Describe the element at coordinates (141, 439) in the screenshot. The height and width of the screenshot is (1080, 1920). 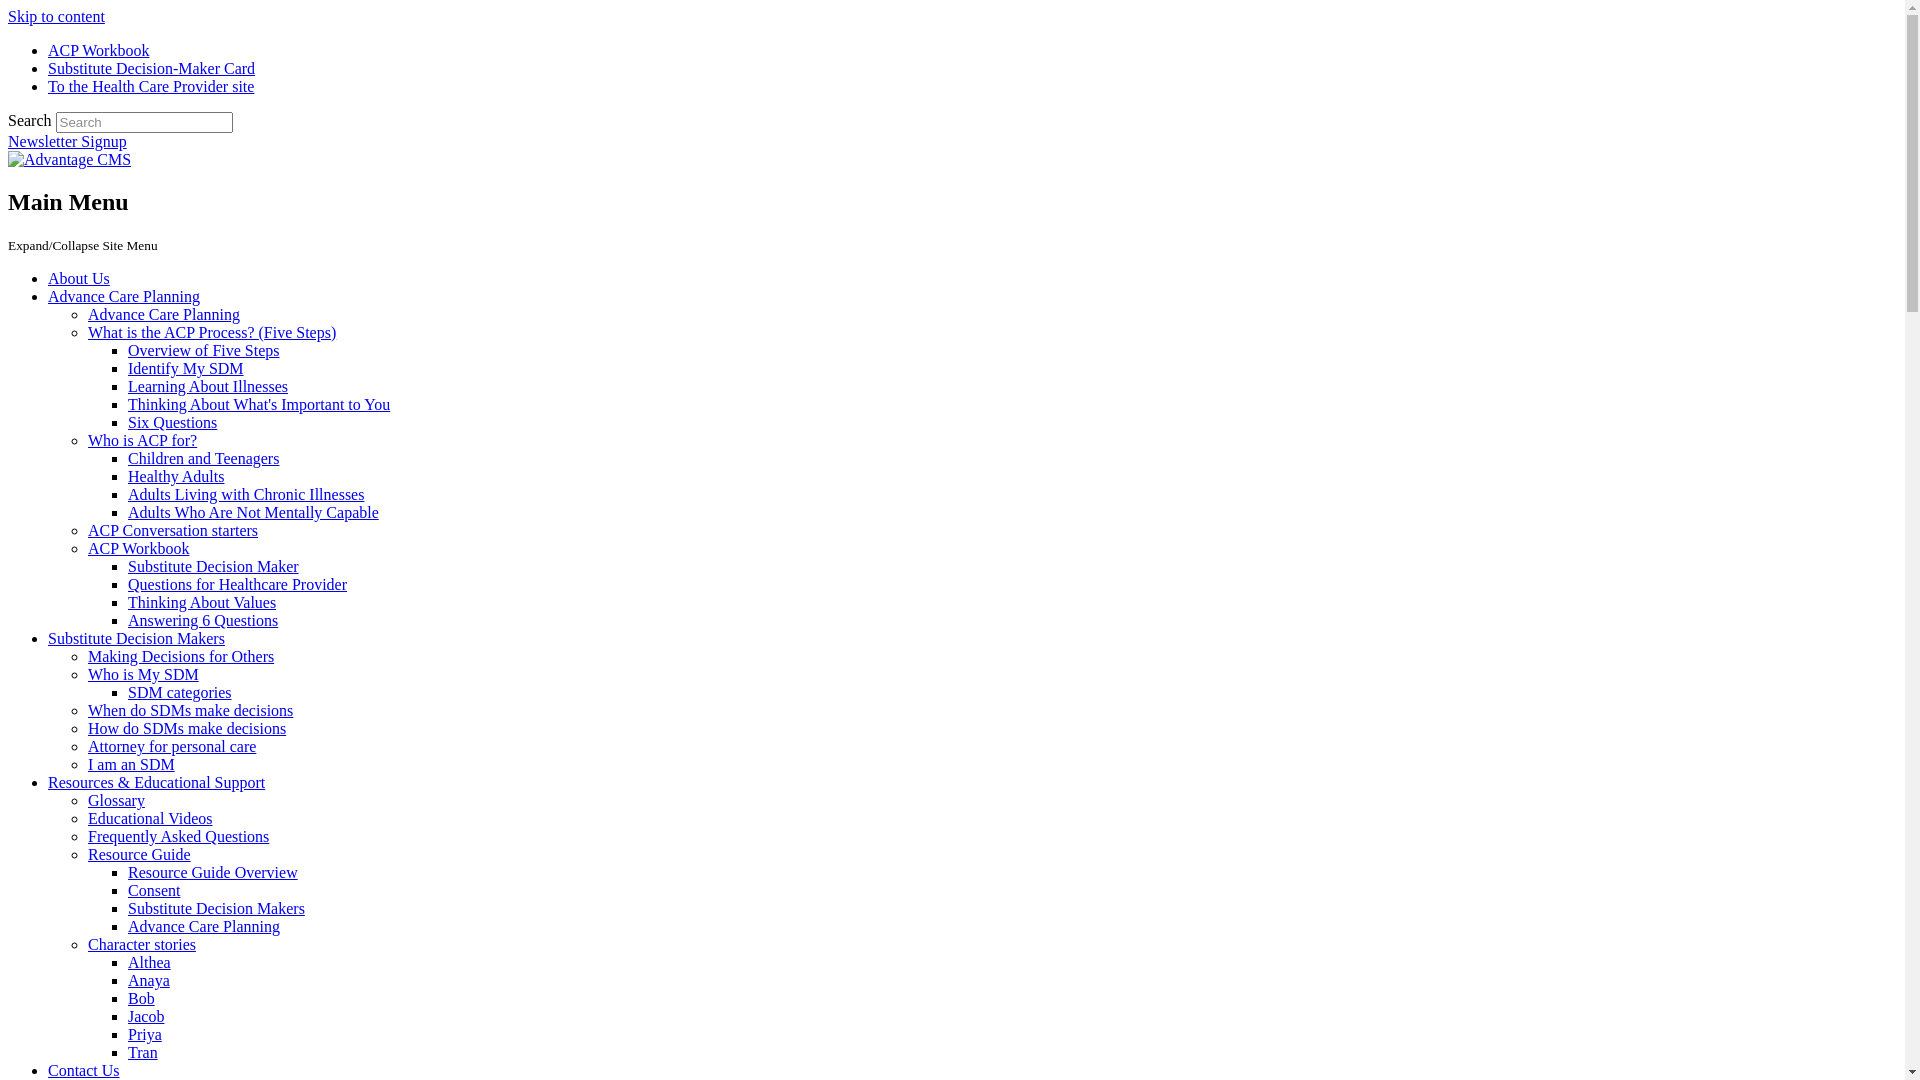
I see `'Who is ACP for?'` at that location.